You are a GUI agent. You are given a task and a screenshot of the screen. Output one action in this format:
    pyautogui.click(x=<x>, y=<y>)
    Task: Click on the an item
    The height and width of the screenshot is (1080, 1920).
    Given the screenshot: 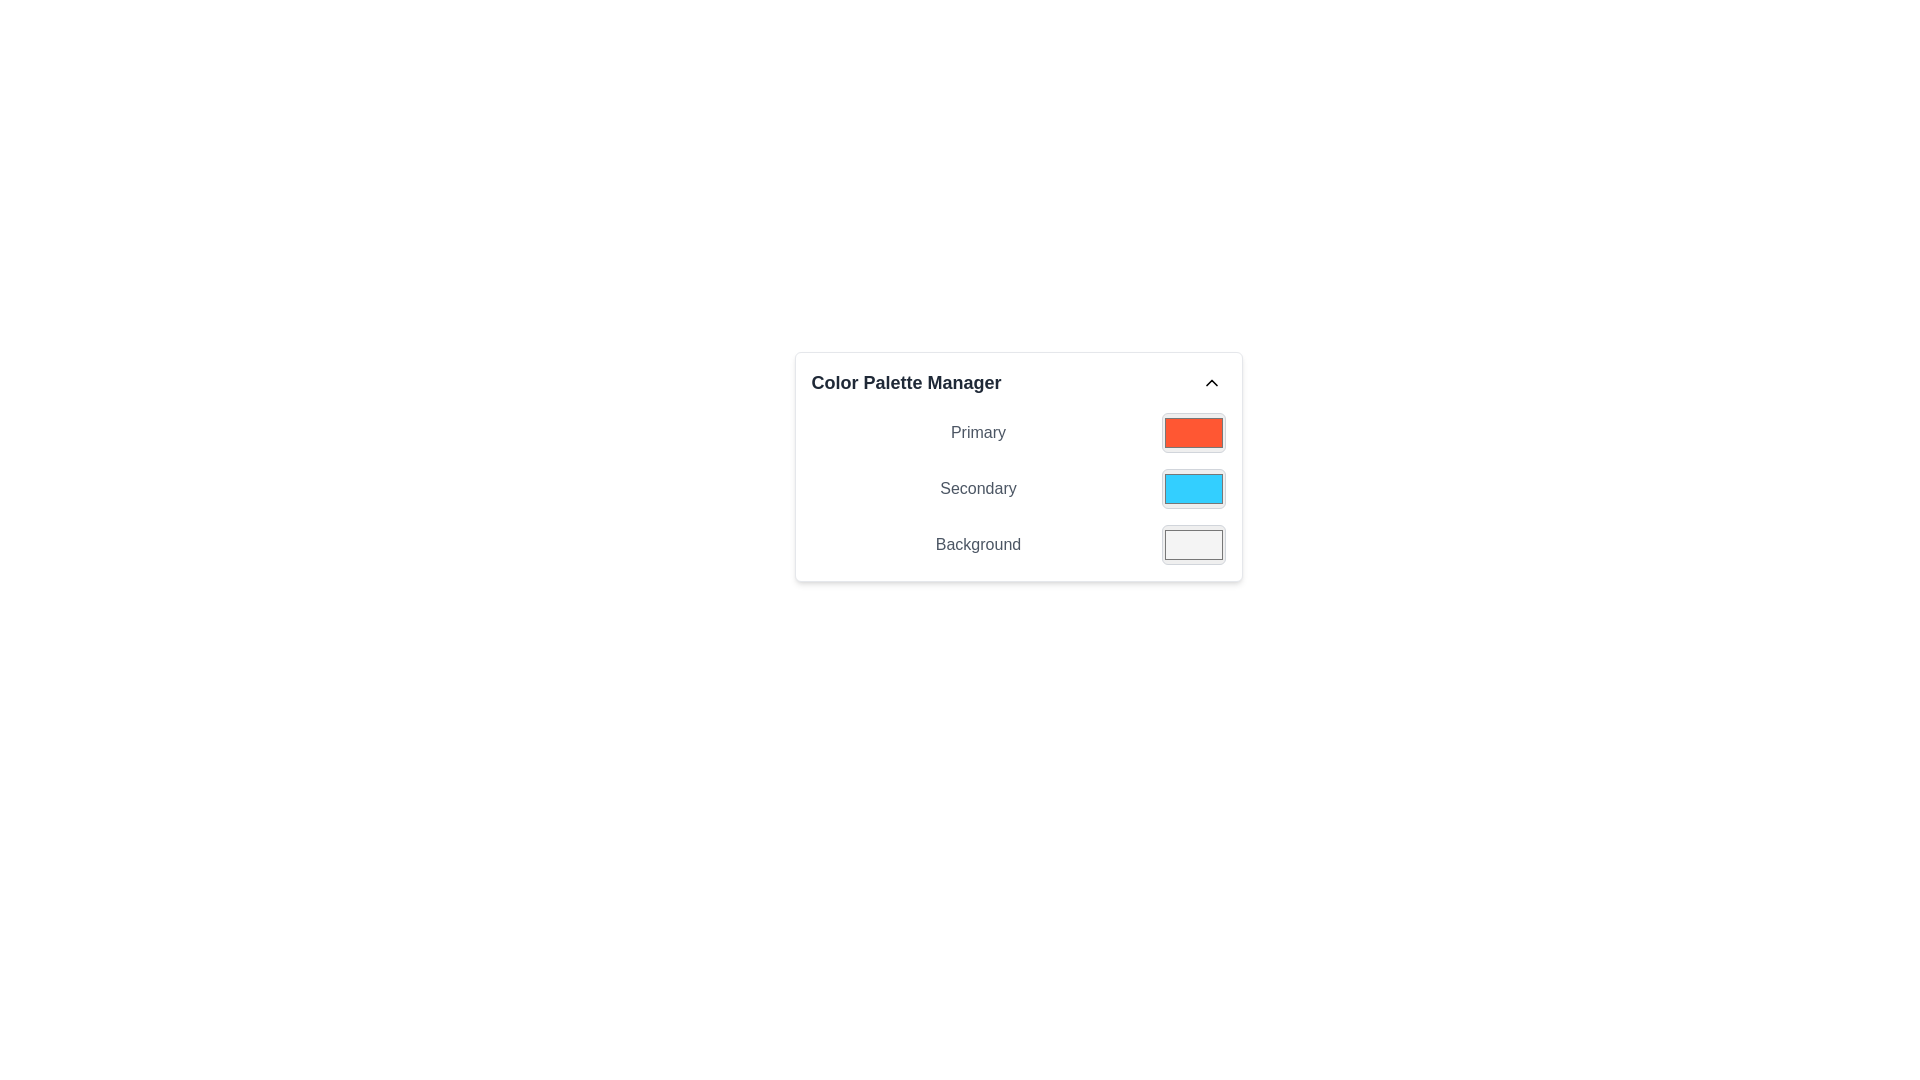 What is the action you would take?
    pyautogui.click(x=1018, y=489)
    